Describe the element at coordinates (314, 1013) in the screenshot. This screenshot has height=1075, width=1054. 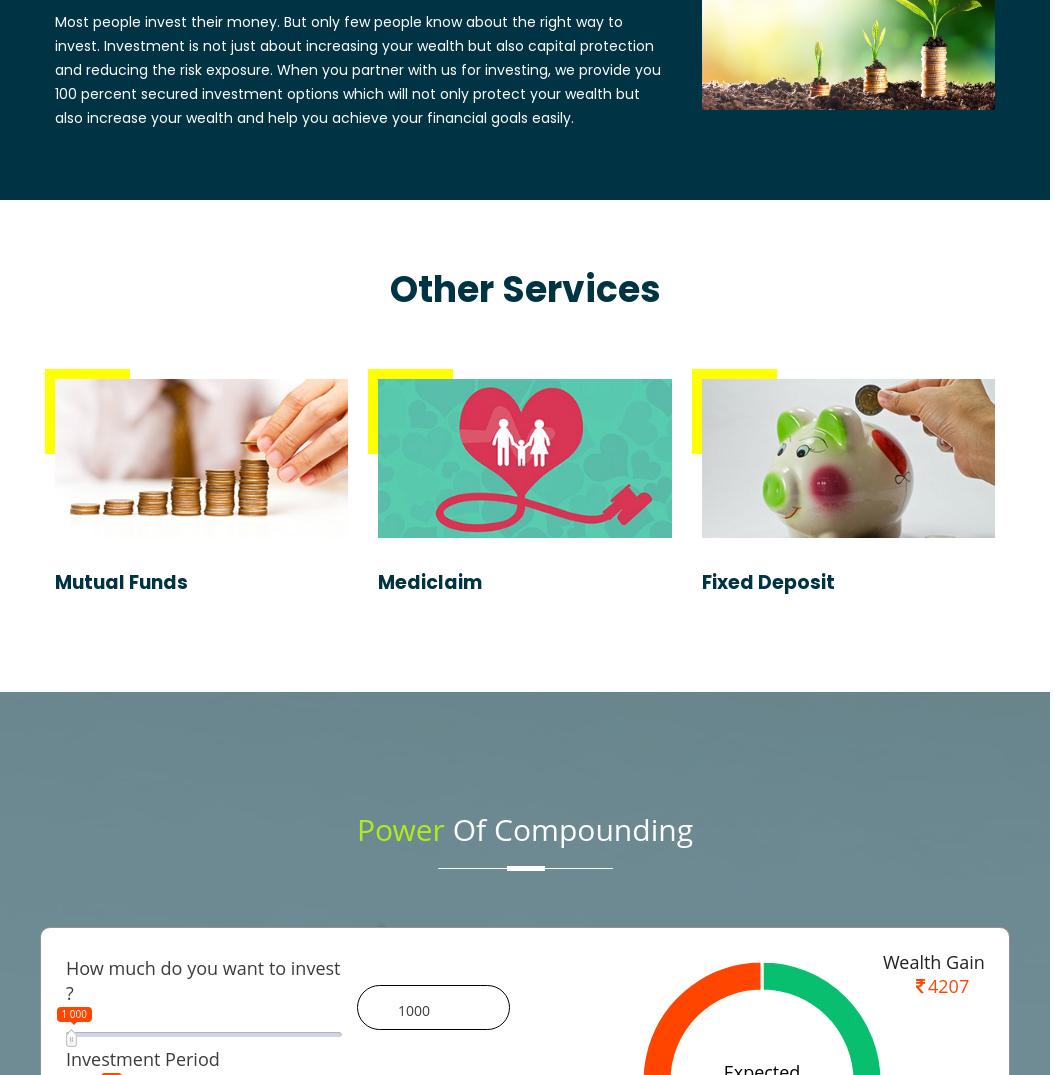
I see `'1 000 000'` at that location.